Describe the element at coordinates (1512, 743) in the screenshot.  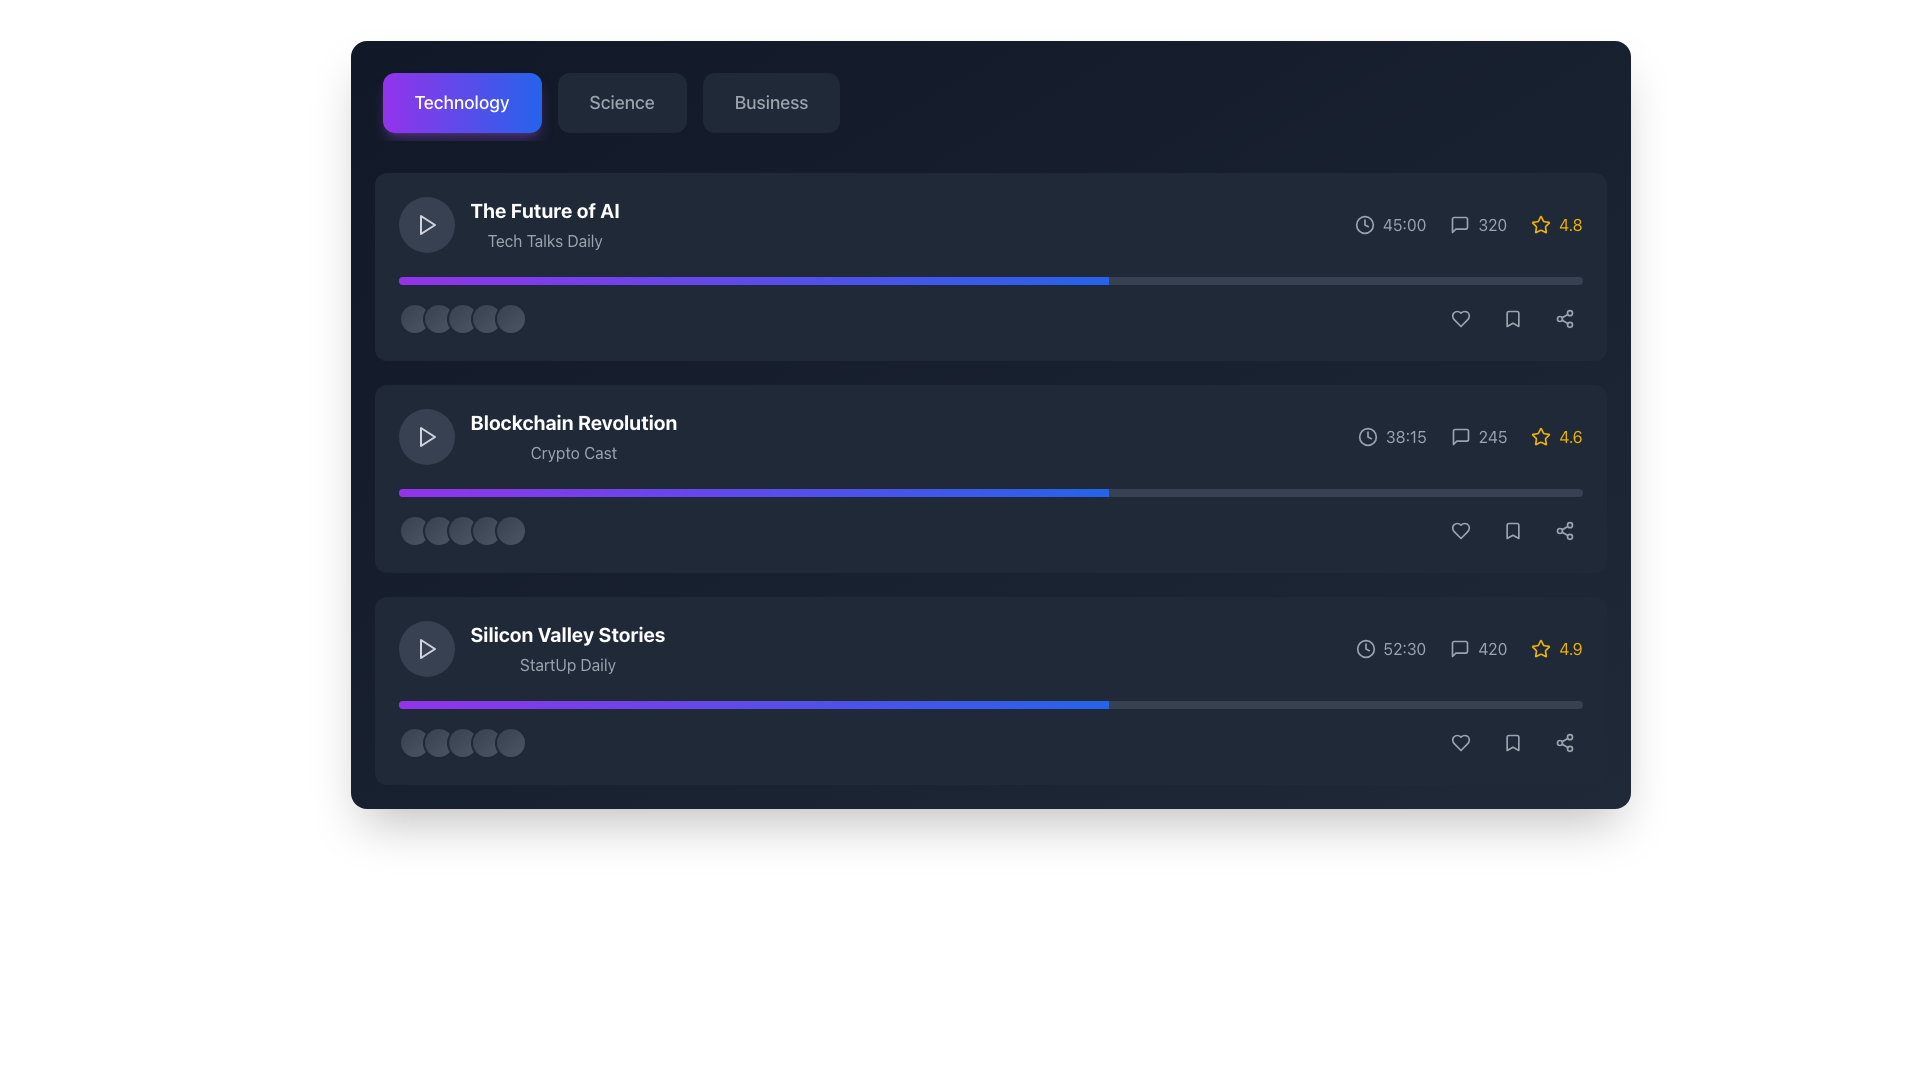
I see `the bookmark button located in the bottom-right corner of the card, positioned between the heart-shaped icon and the share icon` at that location.